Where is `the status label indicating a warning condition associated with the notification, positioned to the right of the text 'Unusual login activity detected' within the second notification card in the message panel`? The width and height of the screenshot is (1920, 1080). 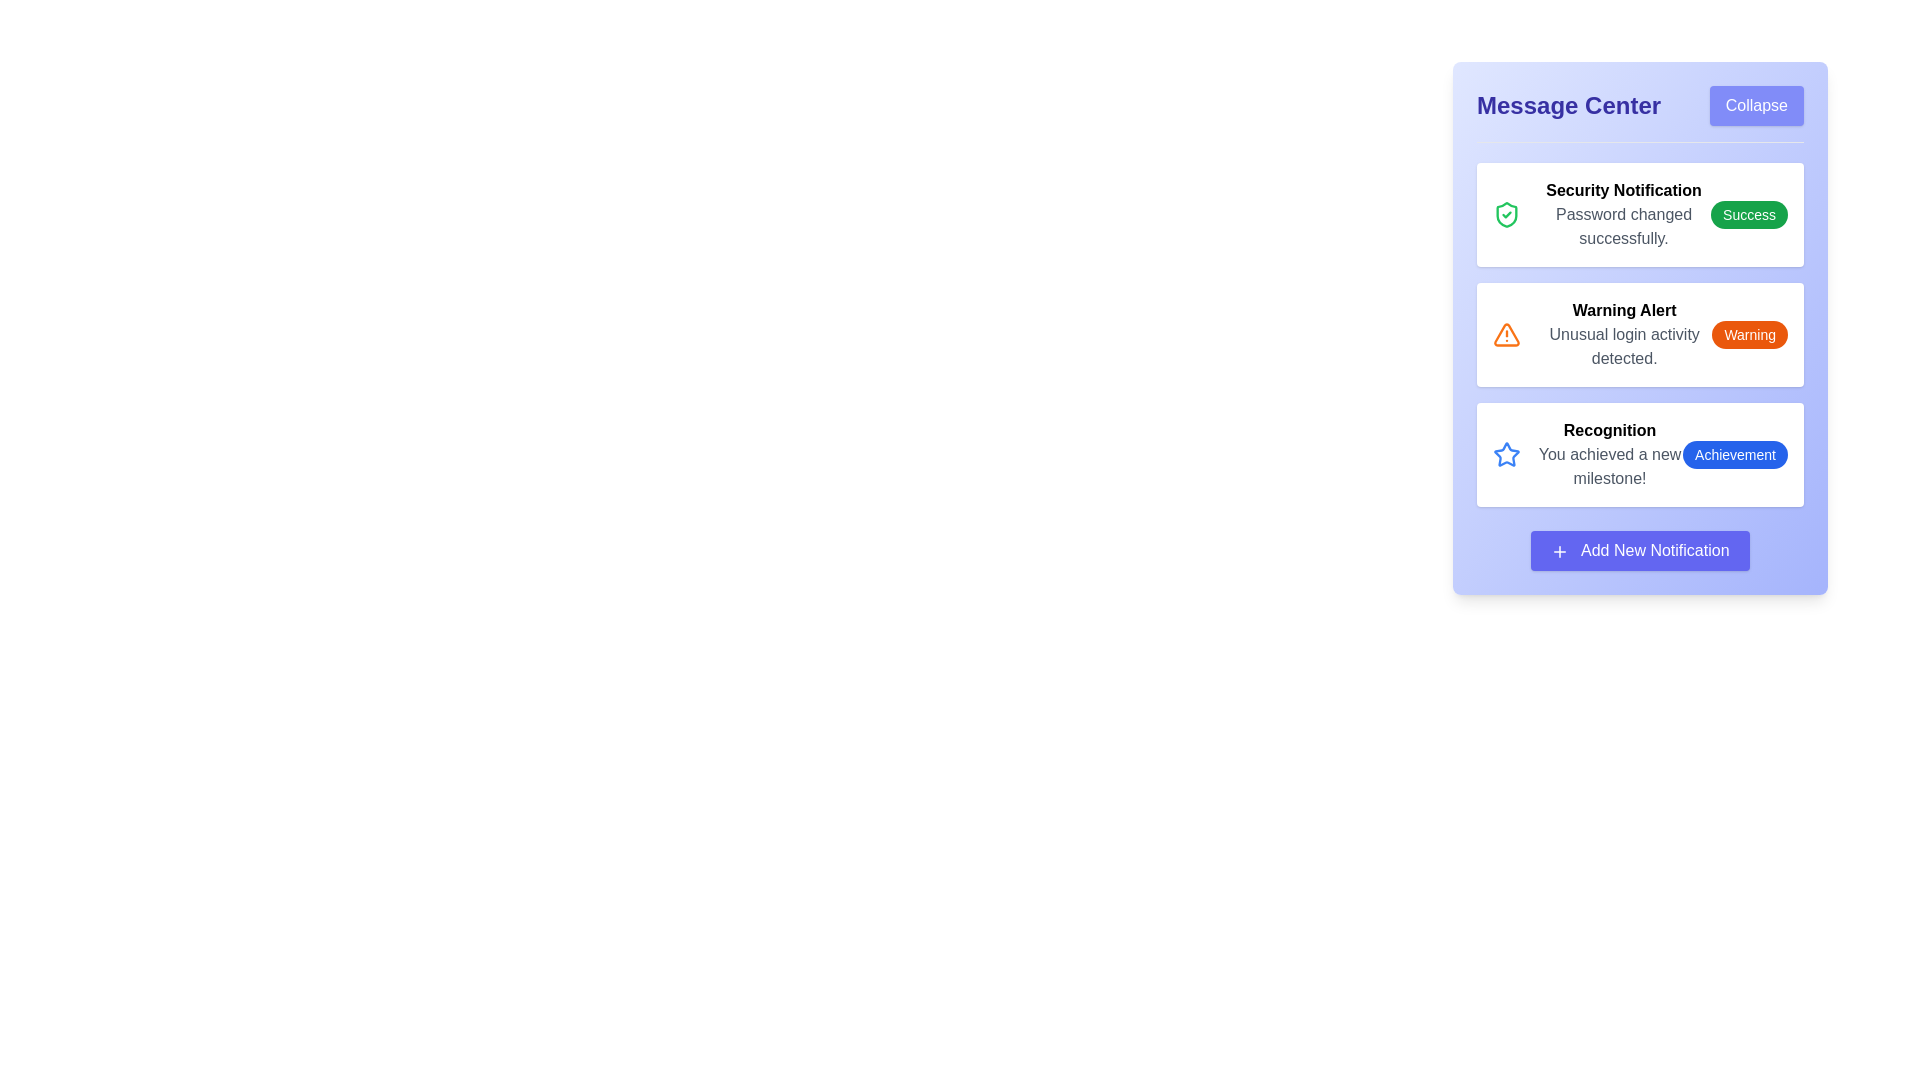
the status label indicating a warning condition associated with the notification, positioned to the right of the text 'Unusual login activity detected' within the second notification card in the message panel is located at coordinates (1749, 334).